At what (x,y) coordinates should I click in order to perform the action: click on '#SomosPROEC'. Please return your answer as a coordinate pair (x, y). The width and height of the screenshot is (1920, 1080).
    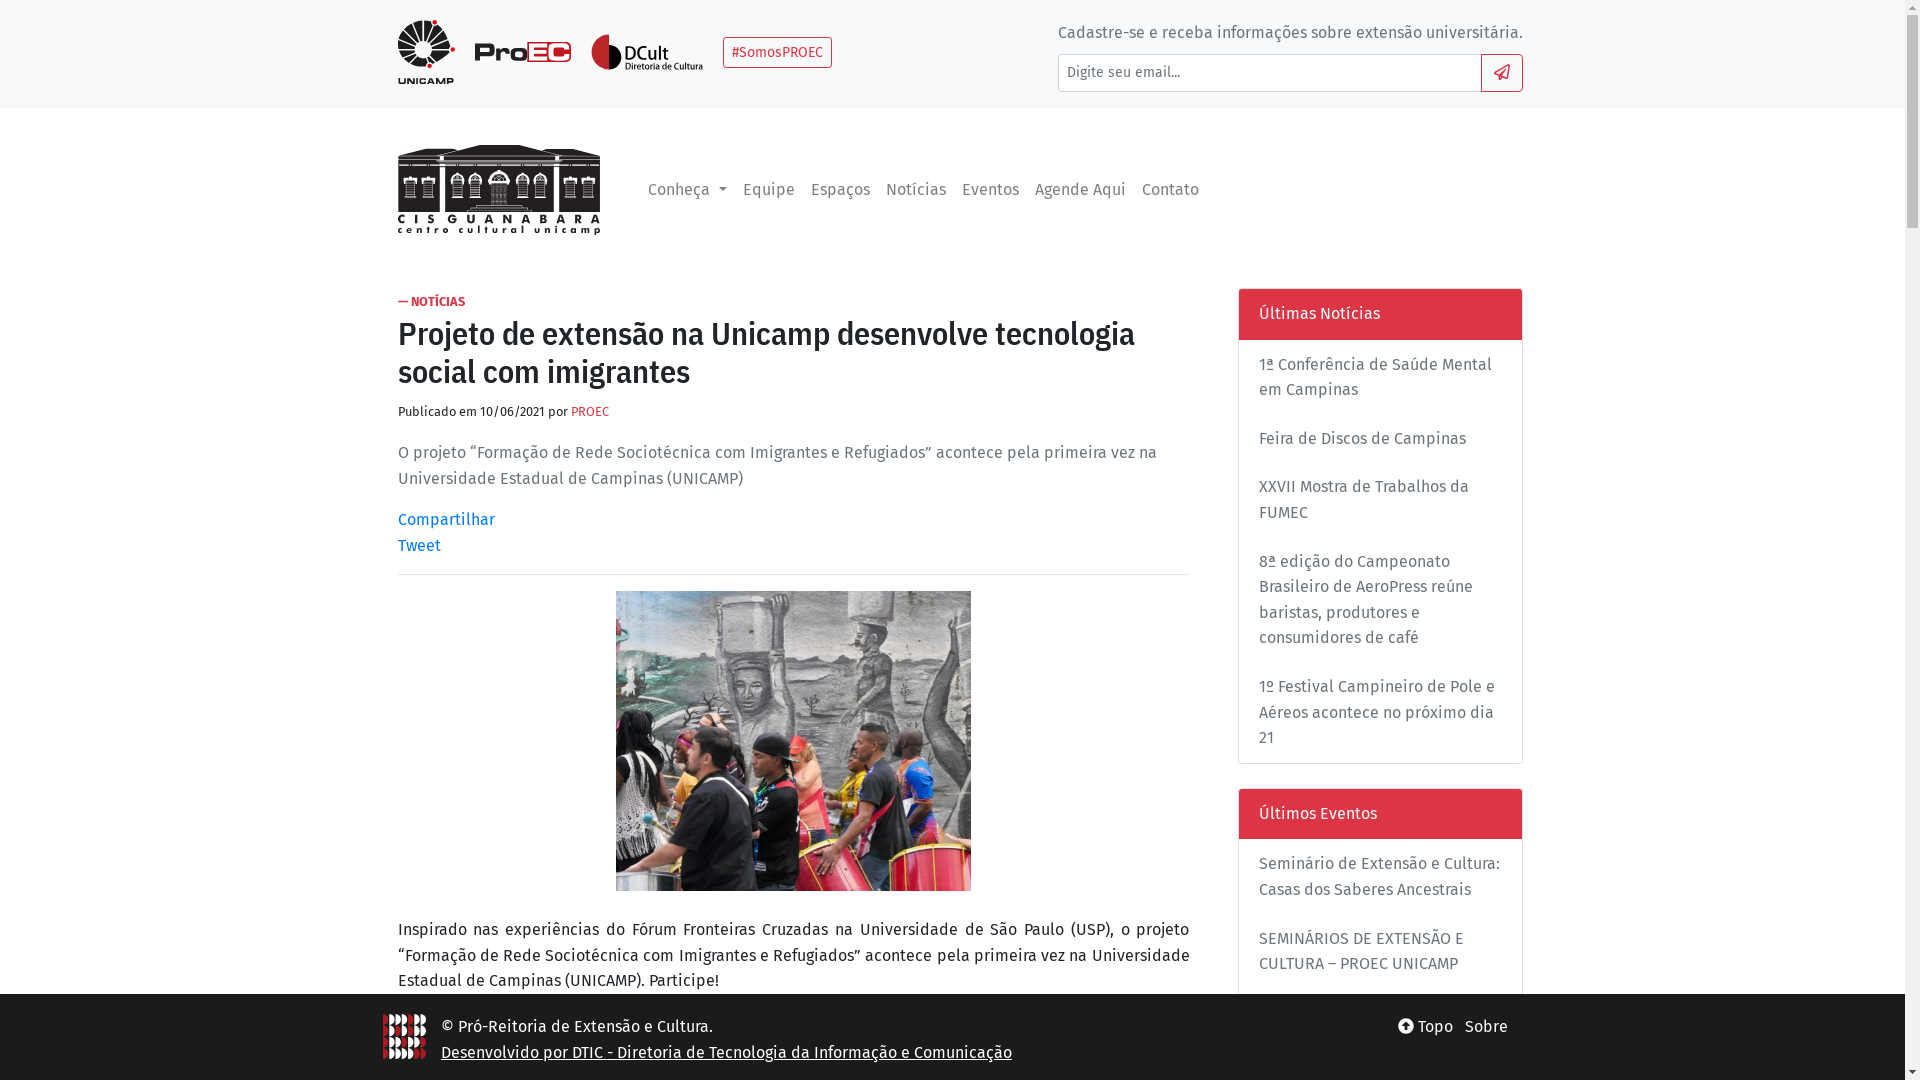
    Looking at the image, I should click on (722, 50).